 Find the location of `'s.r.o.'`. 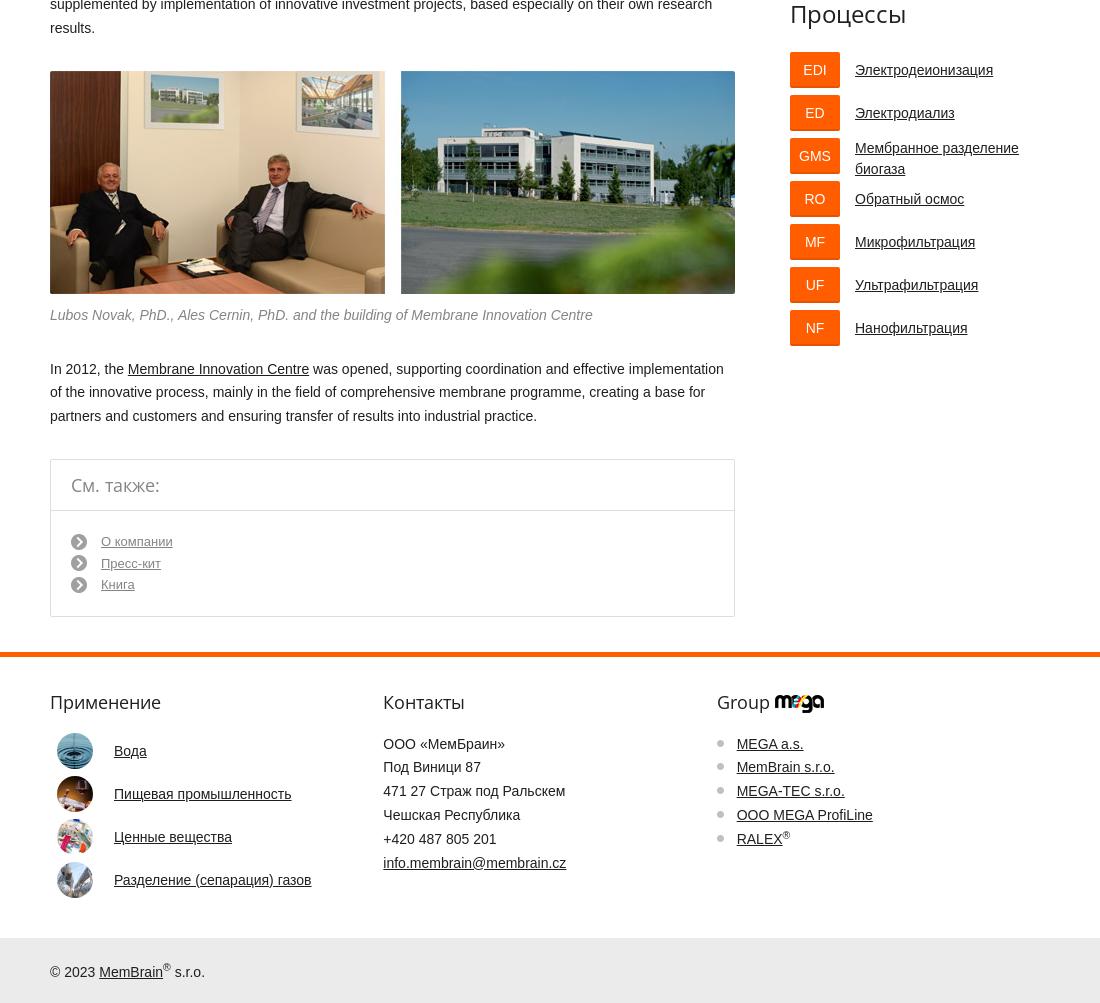

's.r.o.' is located at coordinates (186, 970).